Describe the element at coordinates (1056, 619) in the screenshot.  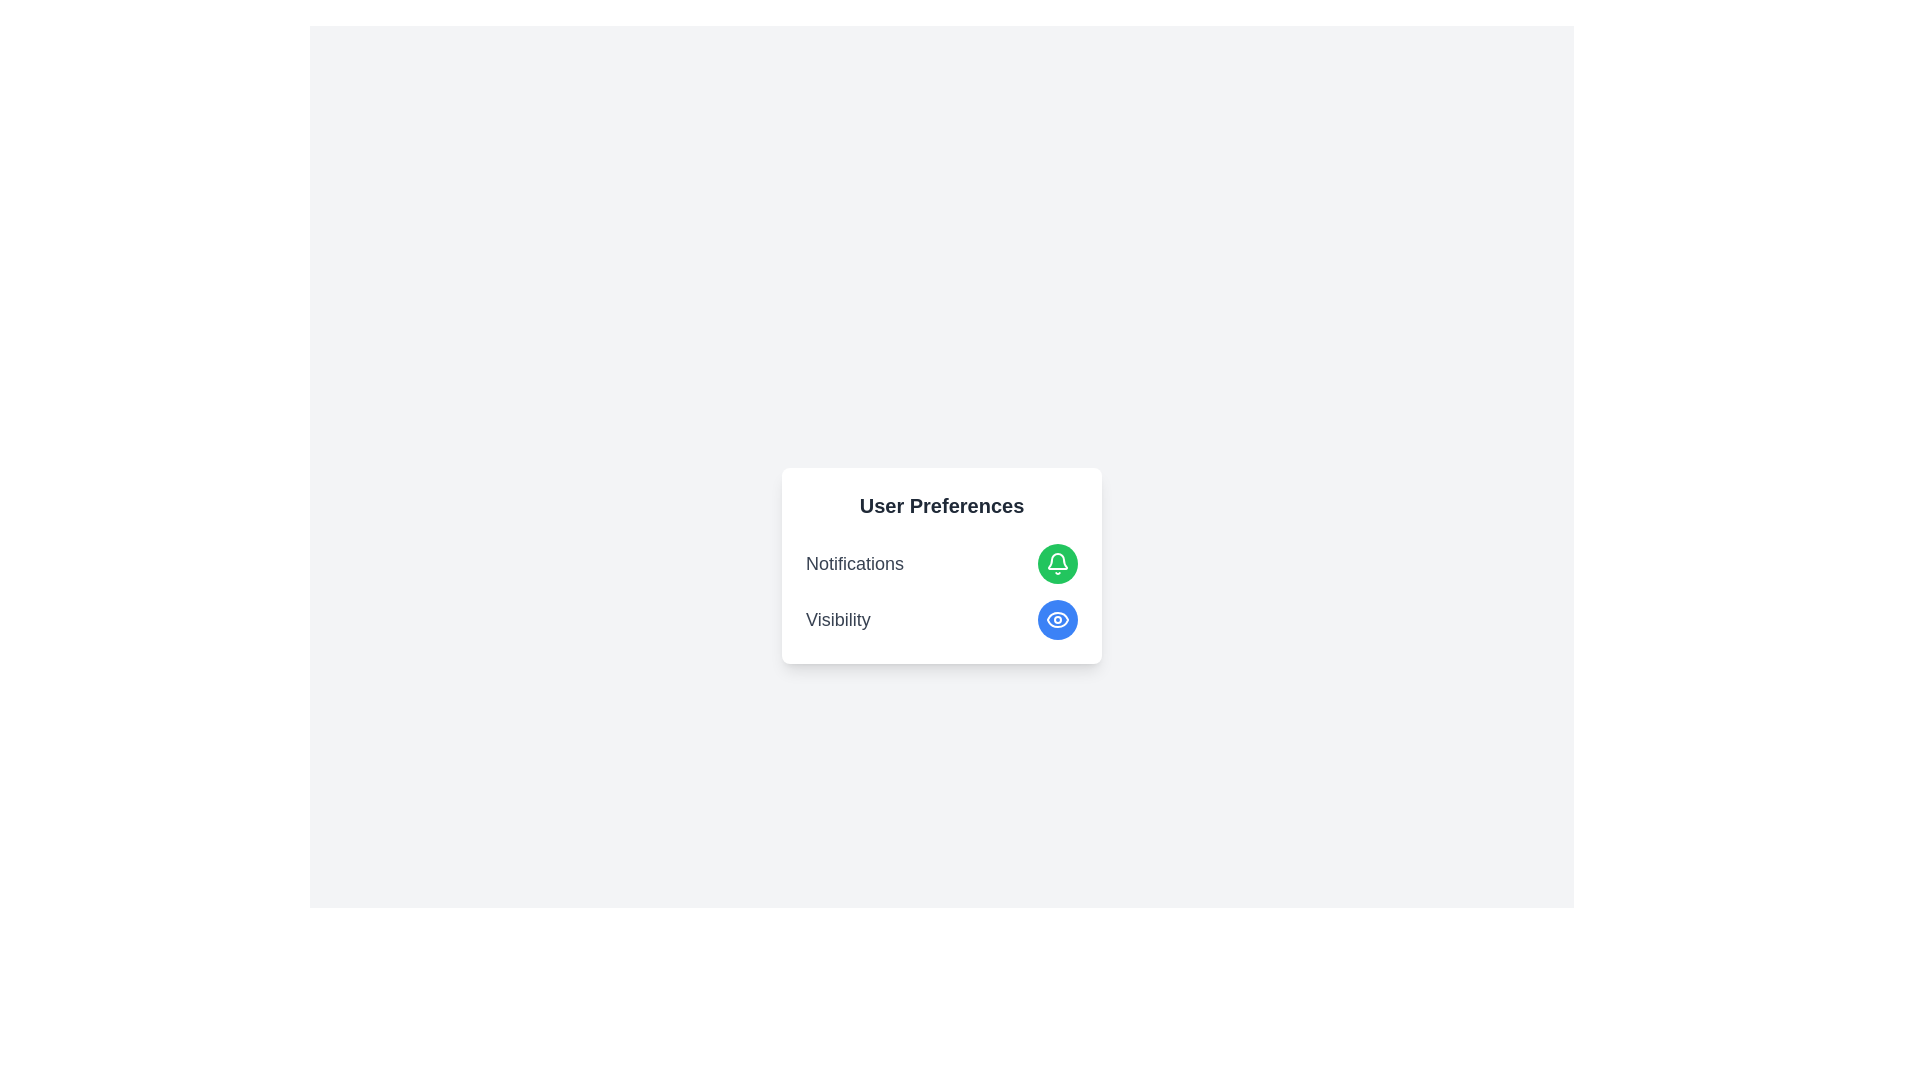
I see `the visibility toggle button to change its state` at that location.